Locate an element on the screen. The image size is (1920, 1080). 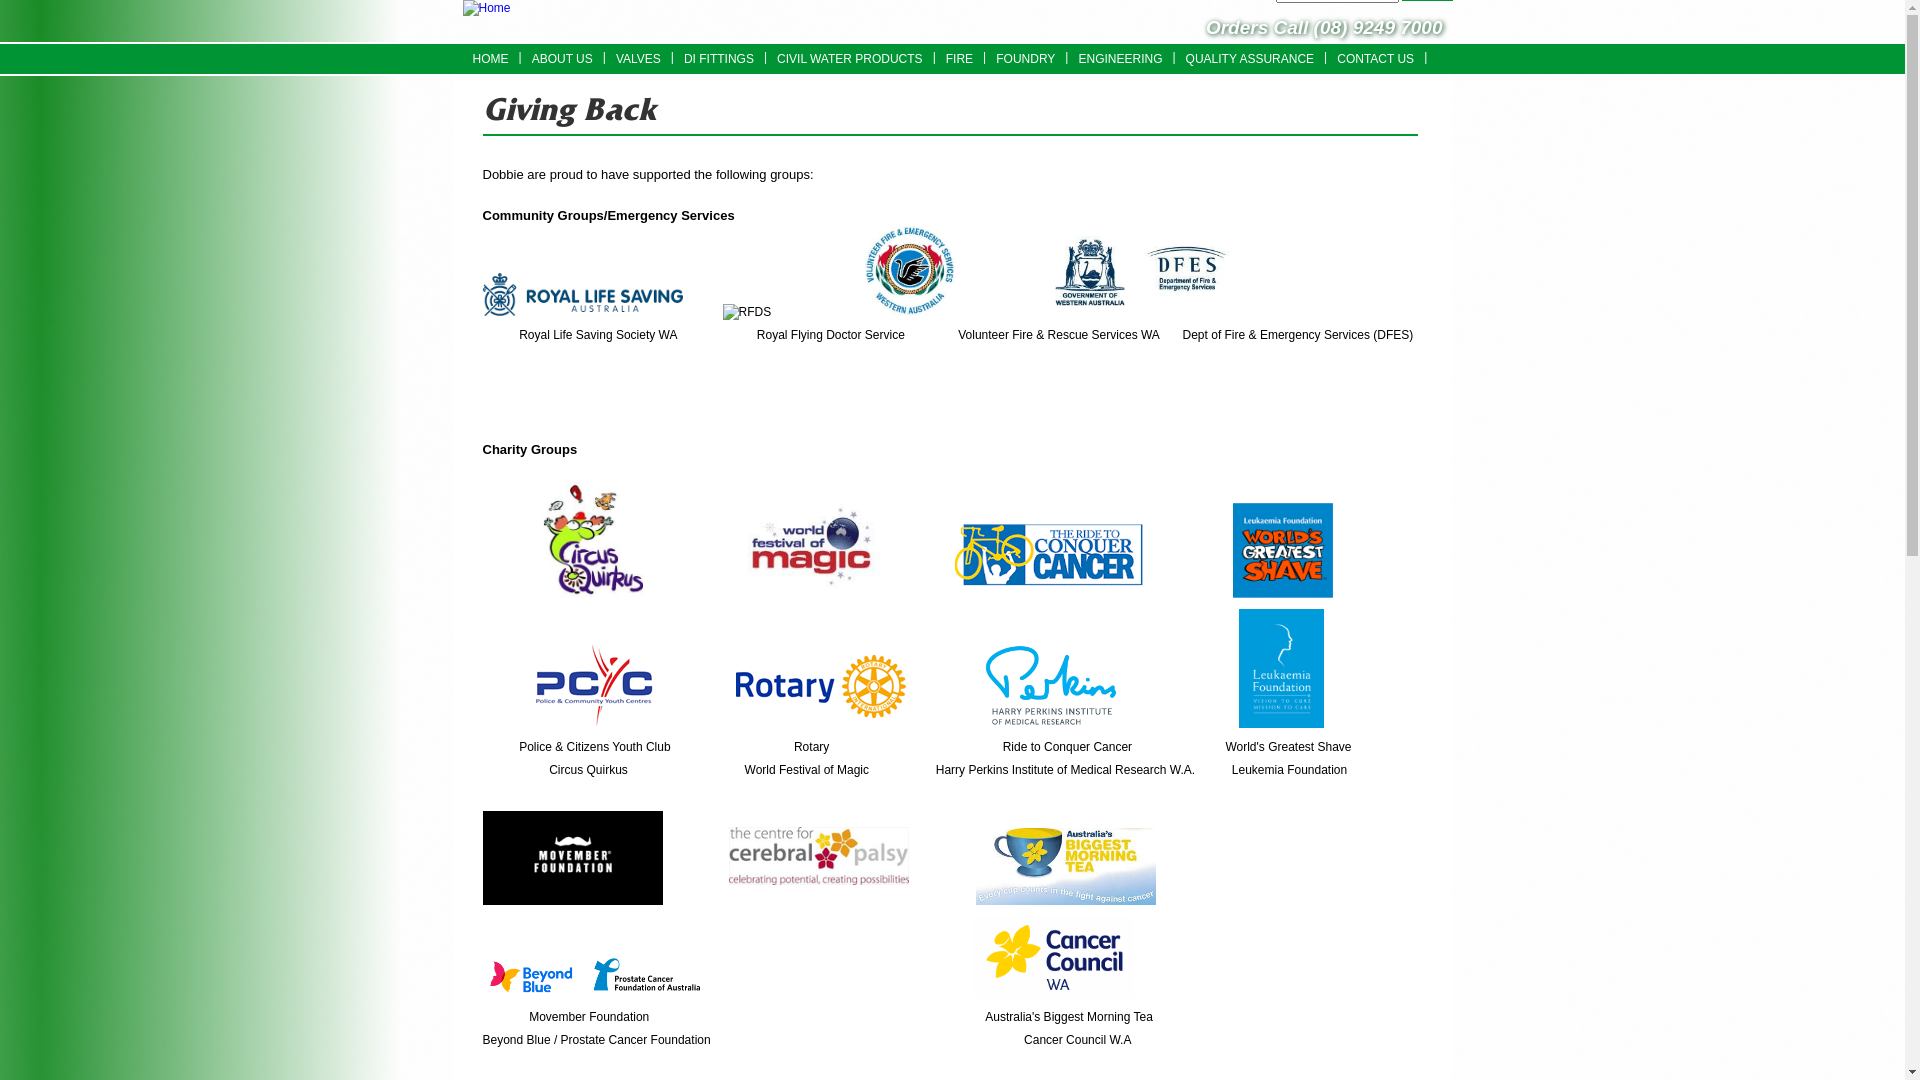
'Rotary Small' is located at coordinates (820, 685).